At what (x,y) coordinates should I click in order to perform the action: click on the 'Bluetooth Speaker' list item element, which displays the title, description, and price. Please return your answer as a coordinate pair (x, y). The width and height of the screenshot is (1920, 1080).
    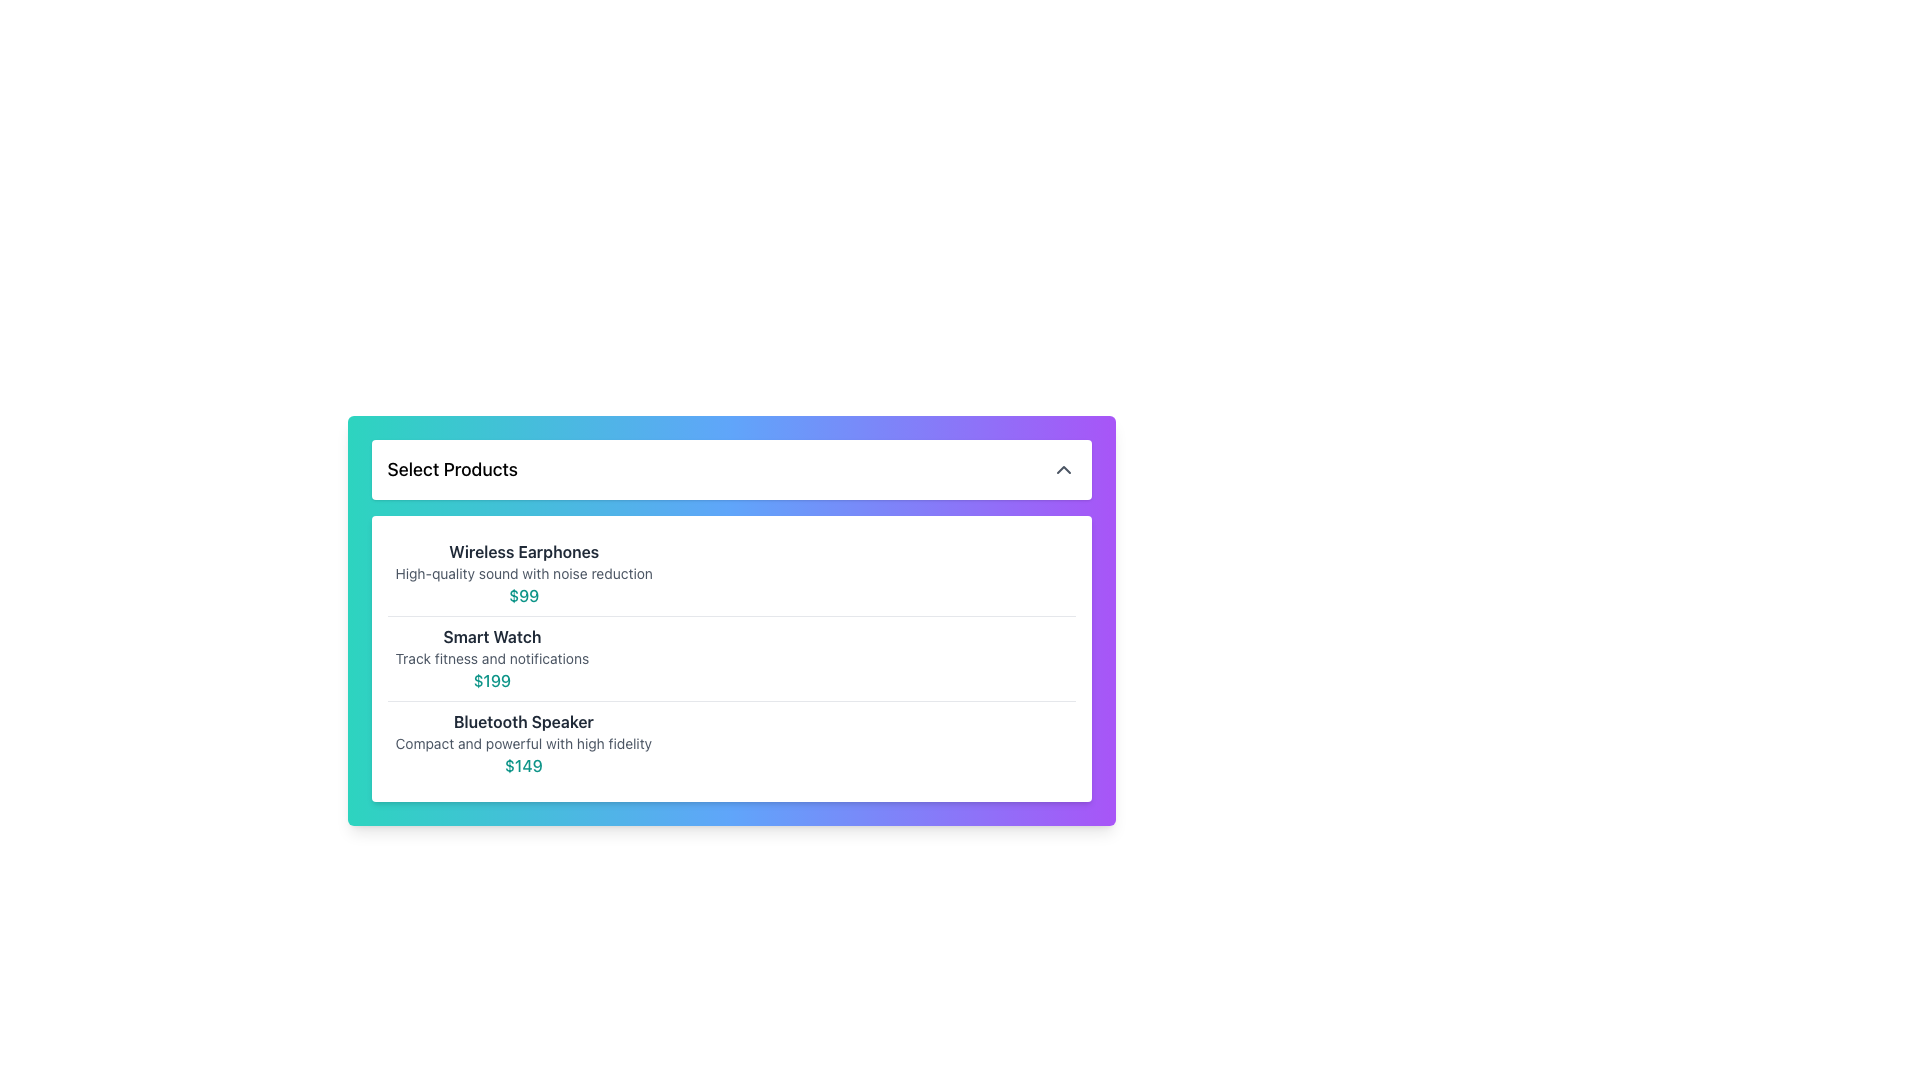
    Looking at the image, I should click on (730, 744).